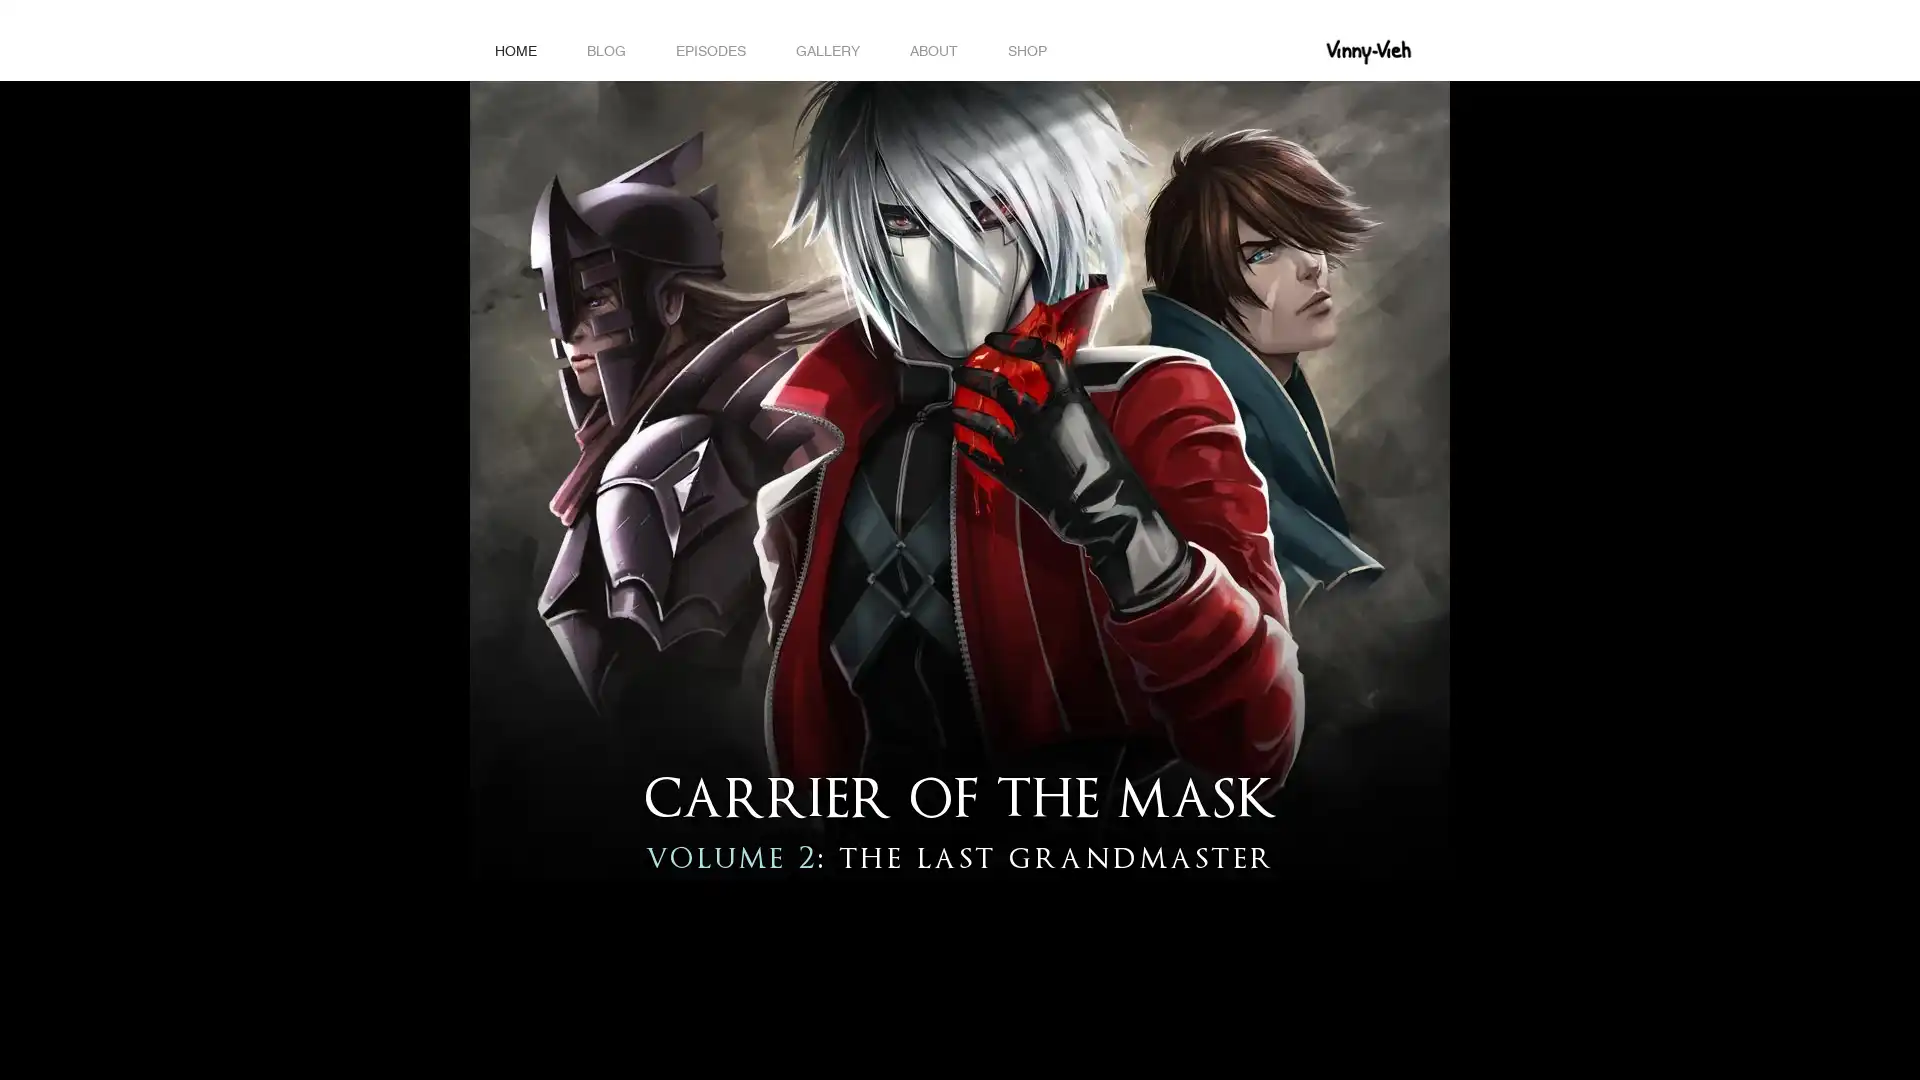 The image size is (1920, 1080). What do you see at coordinates (1709, 1047) in the screenshot?
I see `Alle ablehnen` at bounding box center [1709, 1047].